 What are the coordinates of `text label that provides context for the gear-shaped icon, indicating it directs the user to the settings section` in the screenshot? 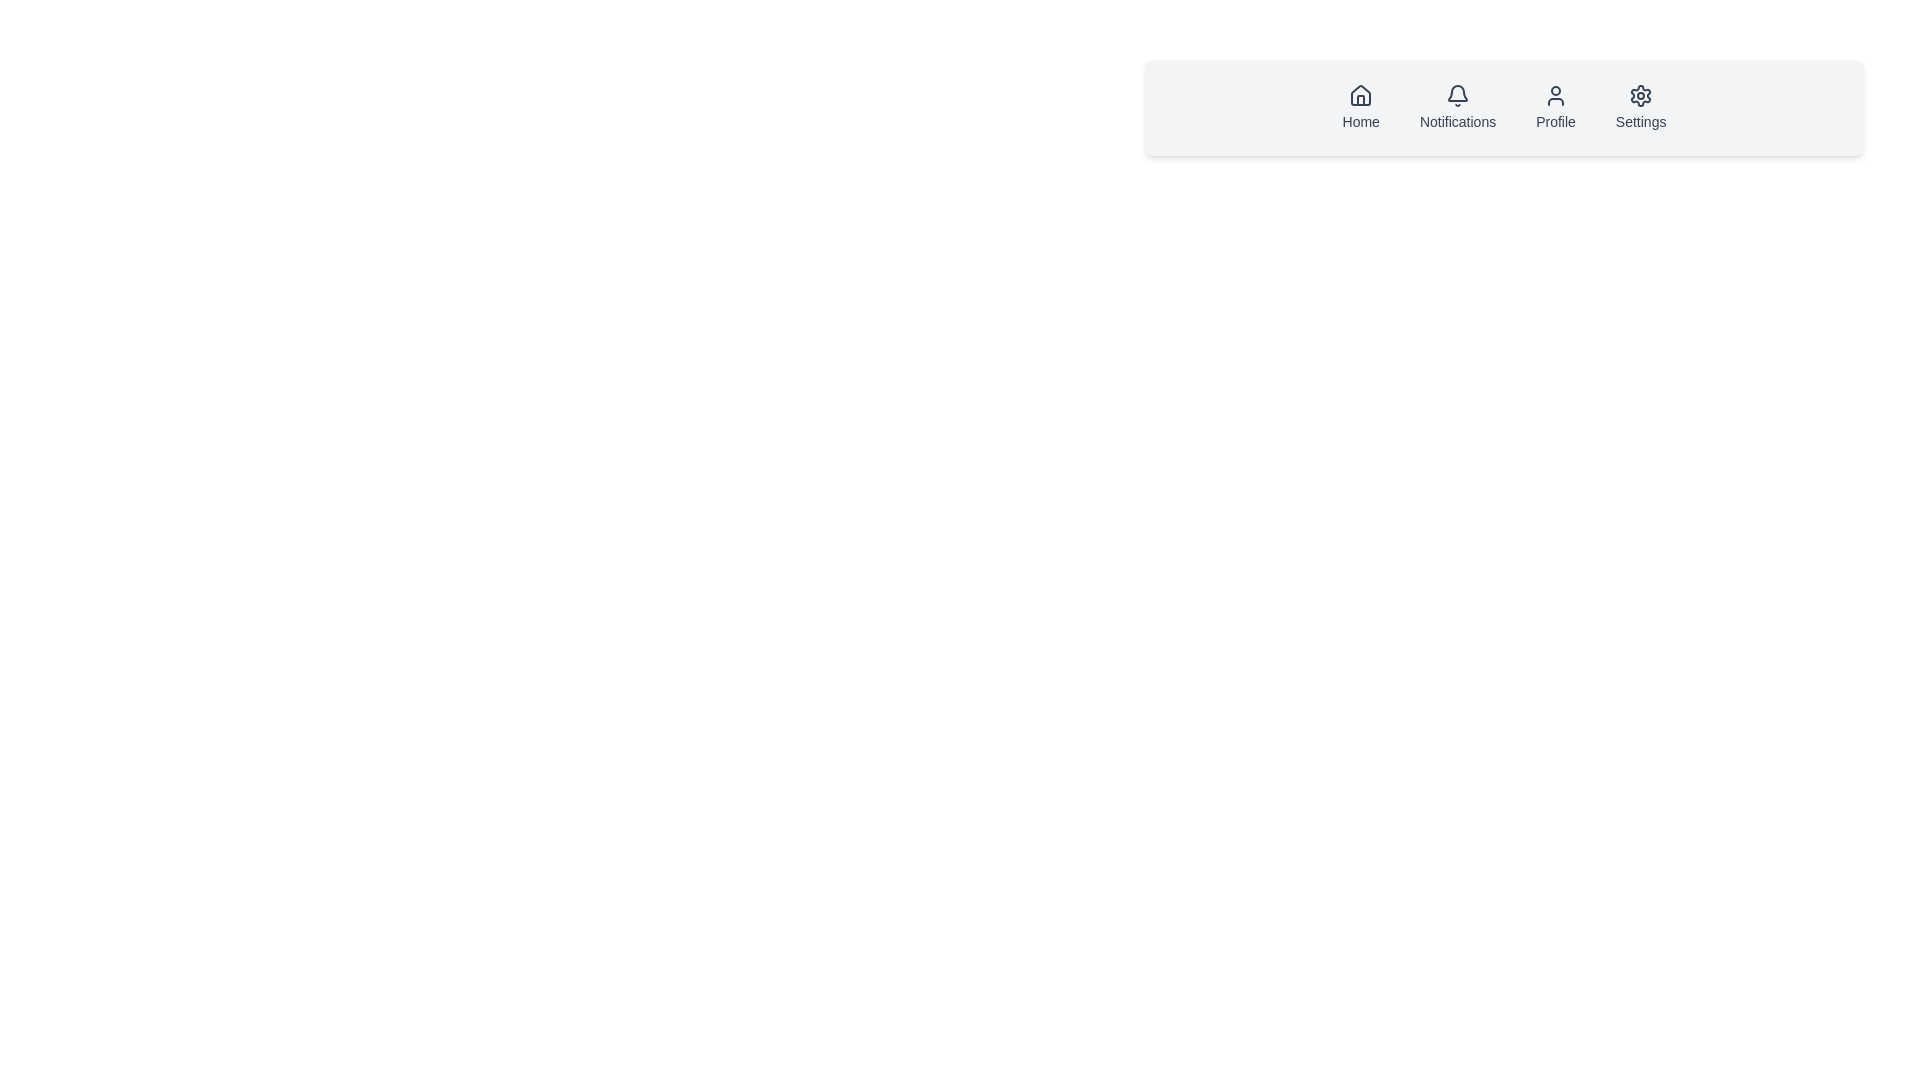 It's located at (1641, 122).